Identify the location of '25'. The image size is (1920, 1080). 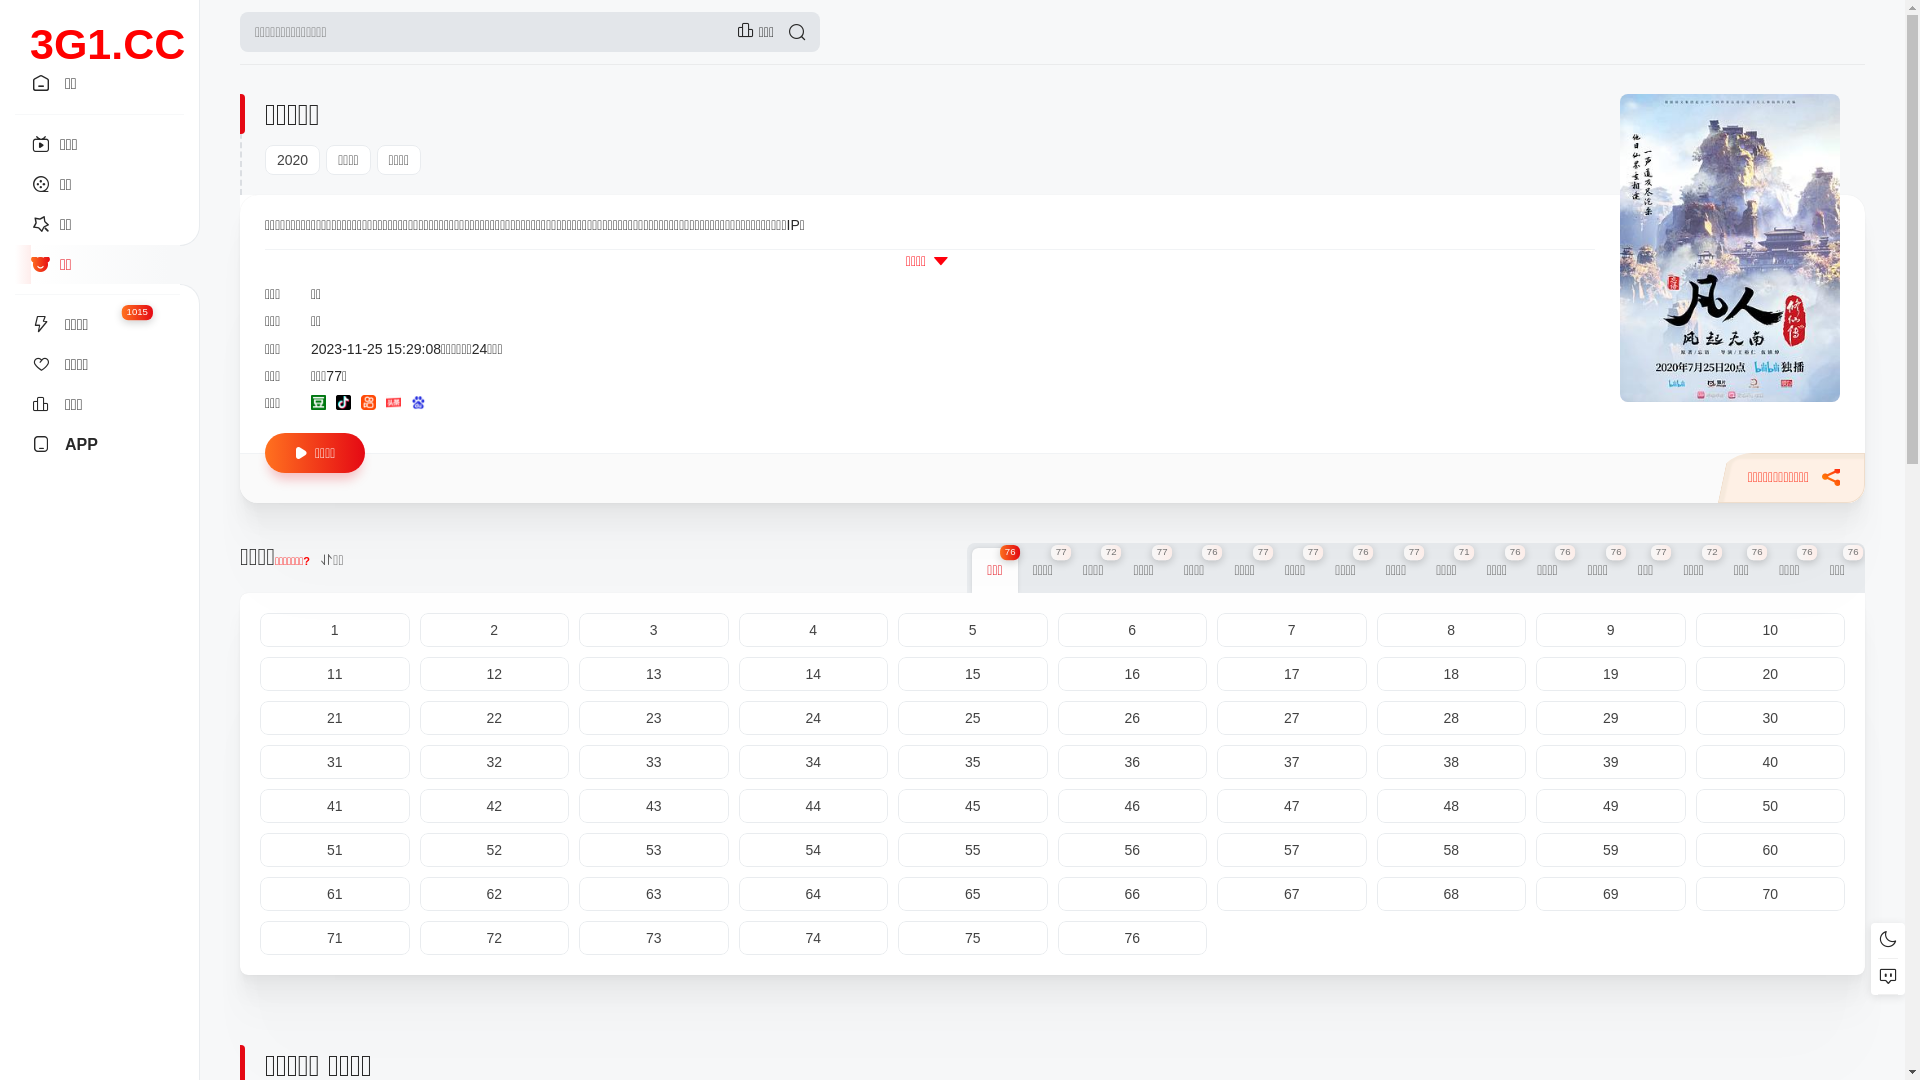
(973, 716).